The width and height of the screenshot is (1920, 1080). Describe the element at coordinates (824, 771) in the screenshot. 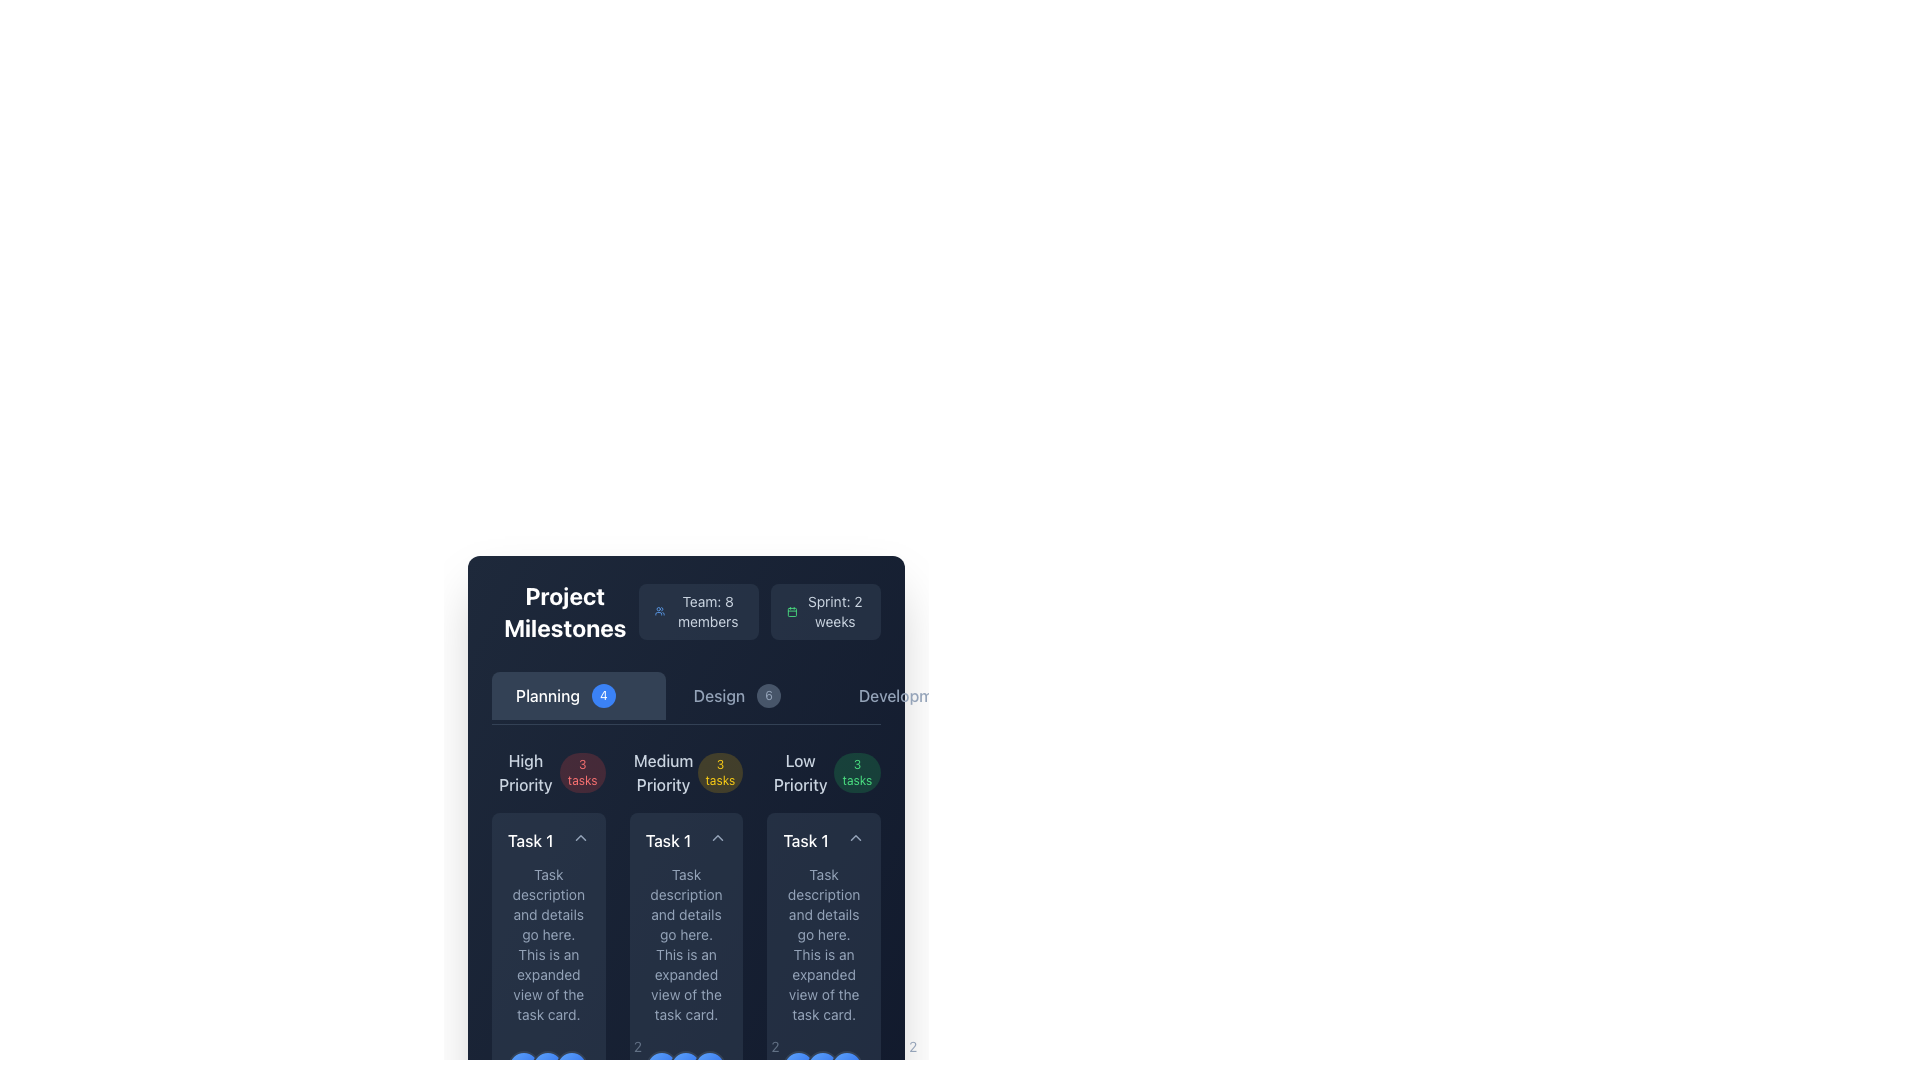

I see `the Category Header Label located in the Planning section of the third column` at that location.